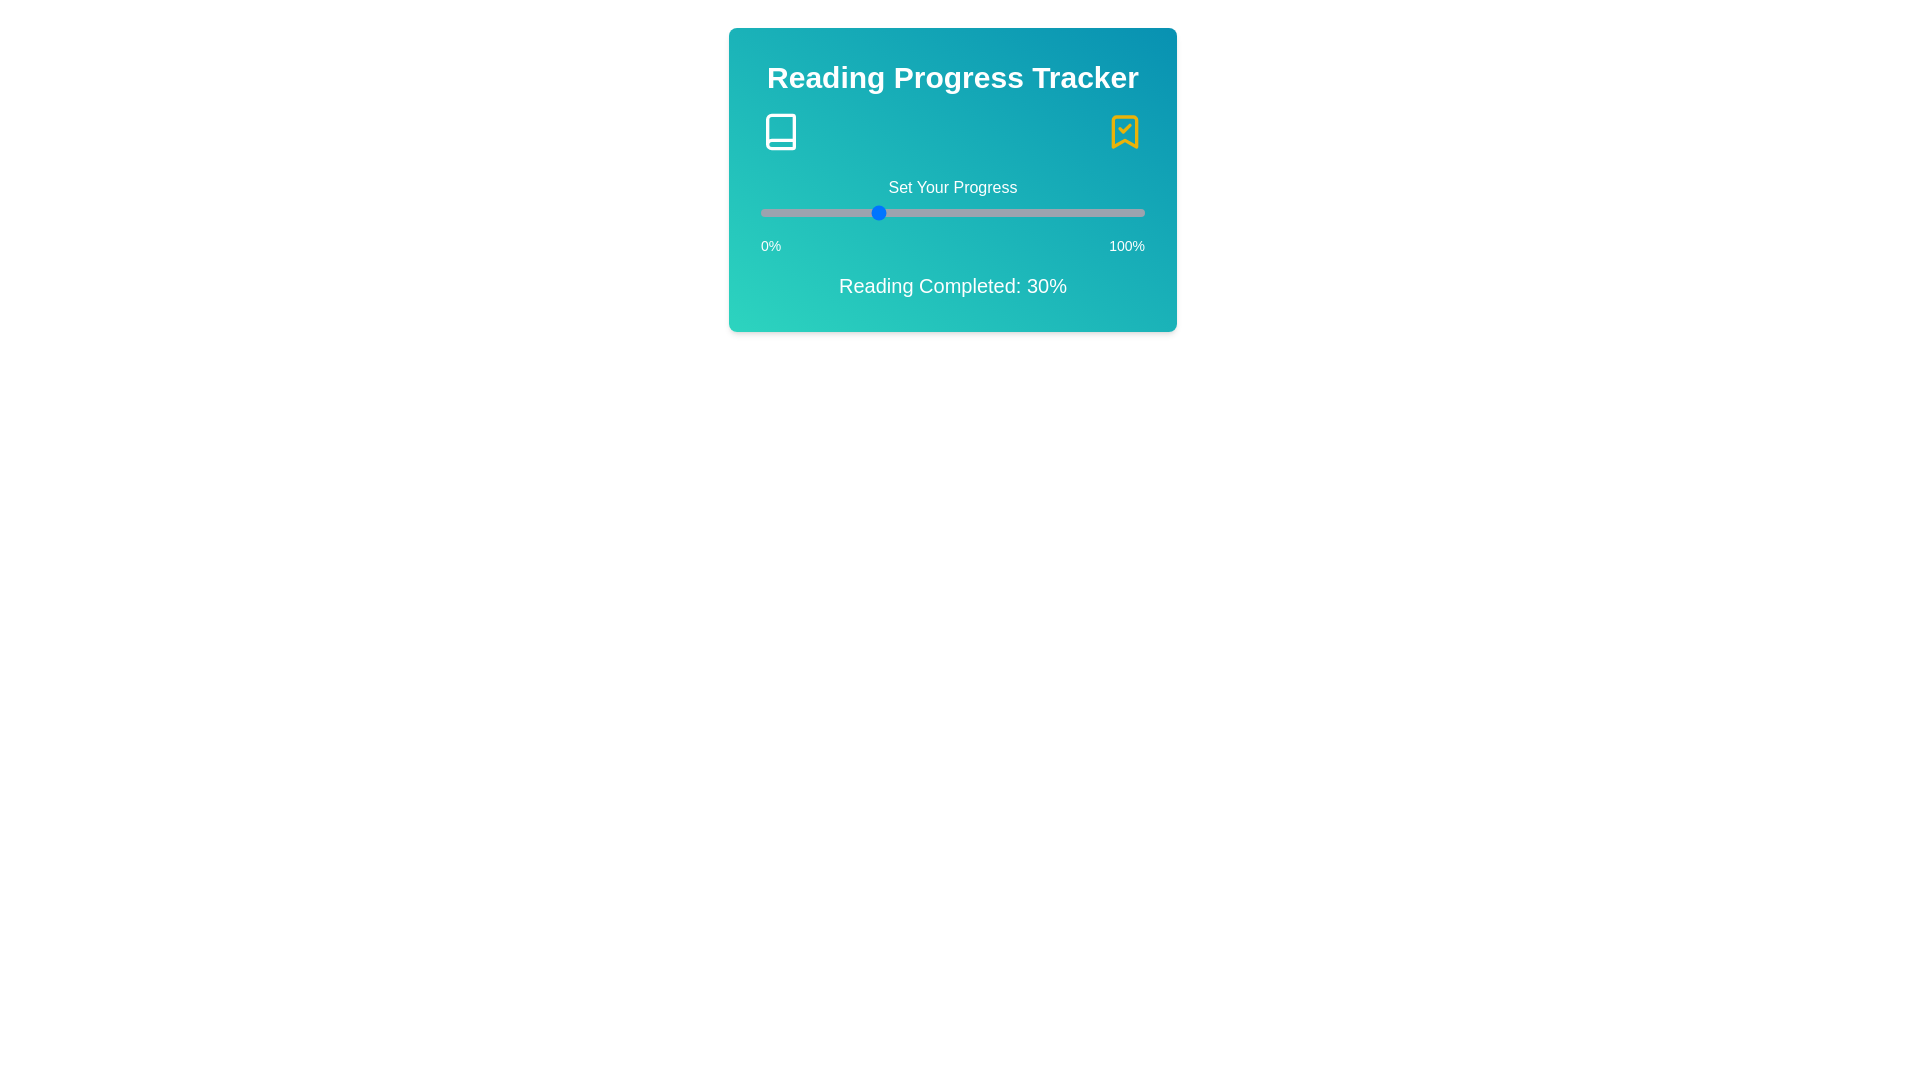  I want to click on the reading progress slider to 36%, so click(898, 212).